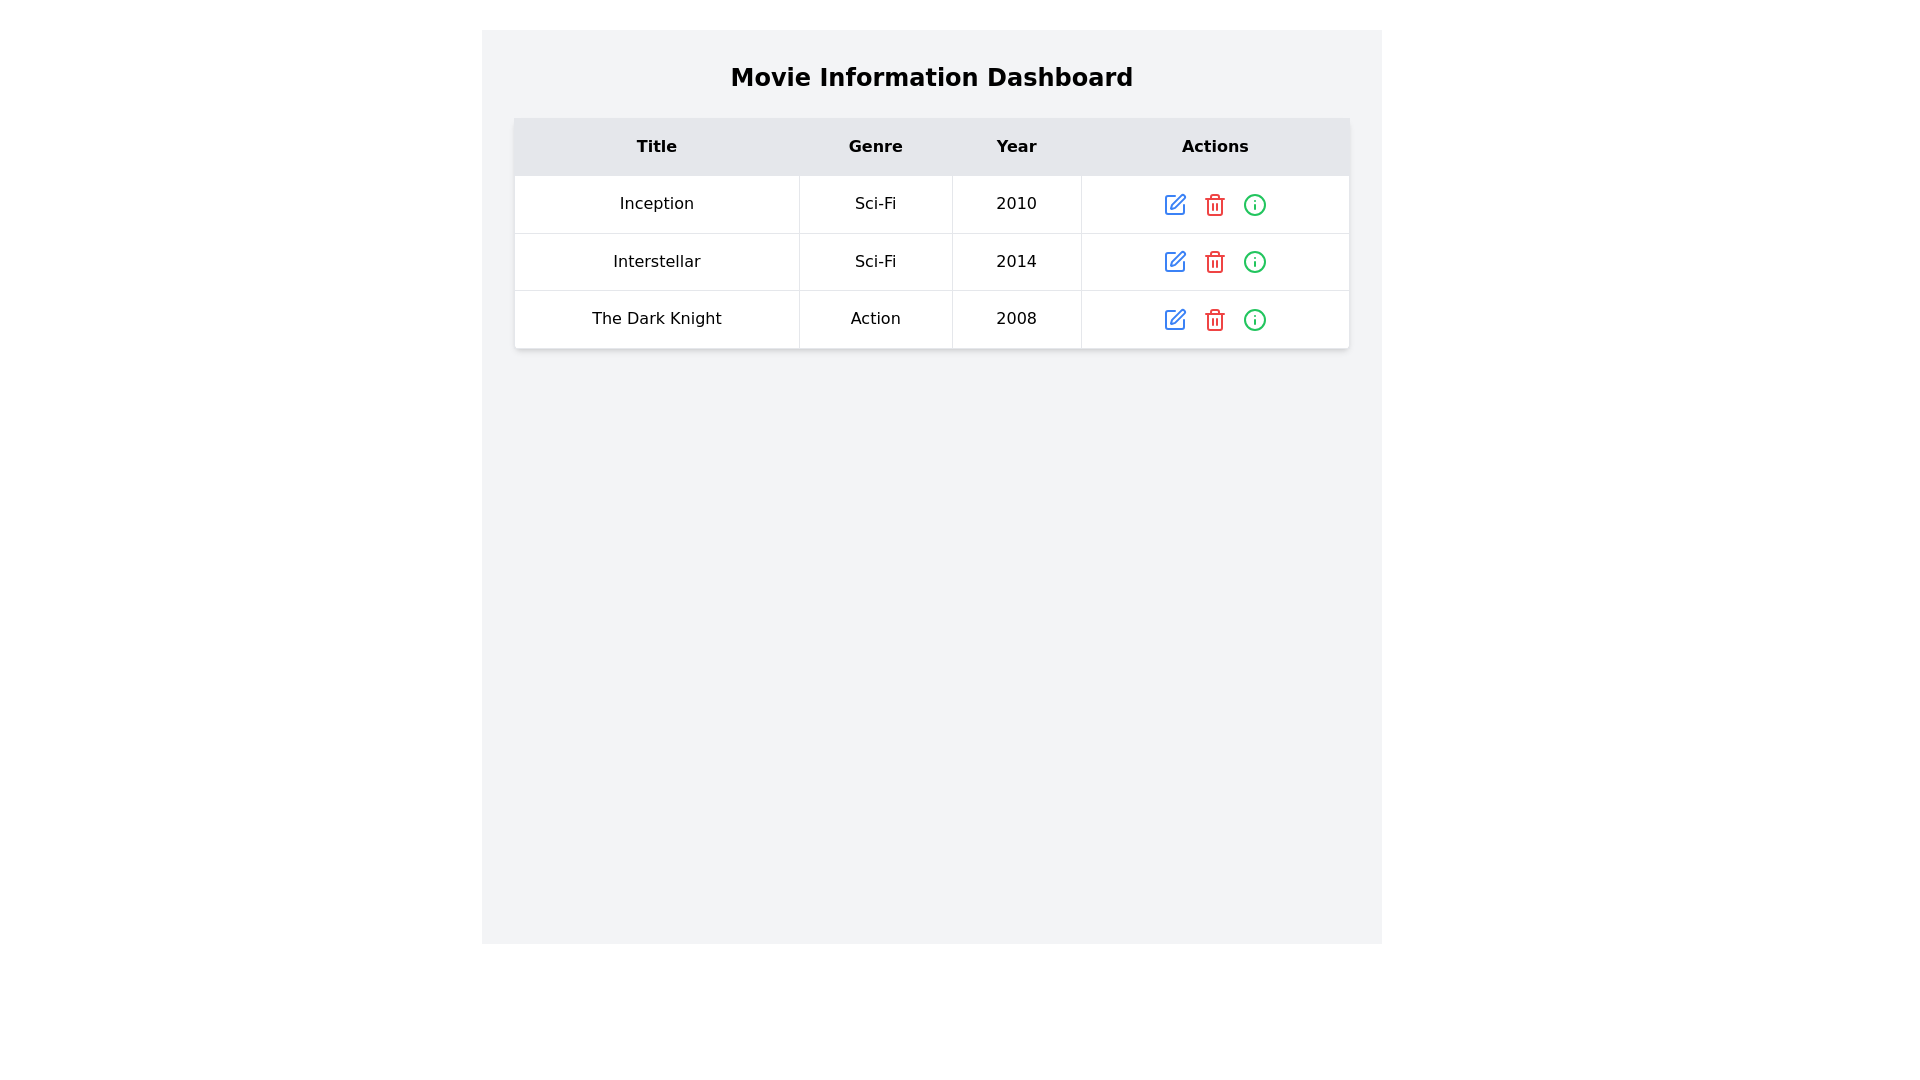  I want to click on the delete button, which is the second interactive icon in the 'Actions' column of the second row in the movie information table, so click(1214, 261).